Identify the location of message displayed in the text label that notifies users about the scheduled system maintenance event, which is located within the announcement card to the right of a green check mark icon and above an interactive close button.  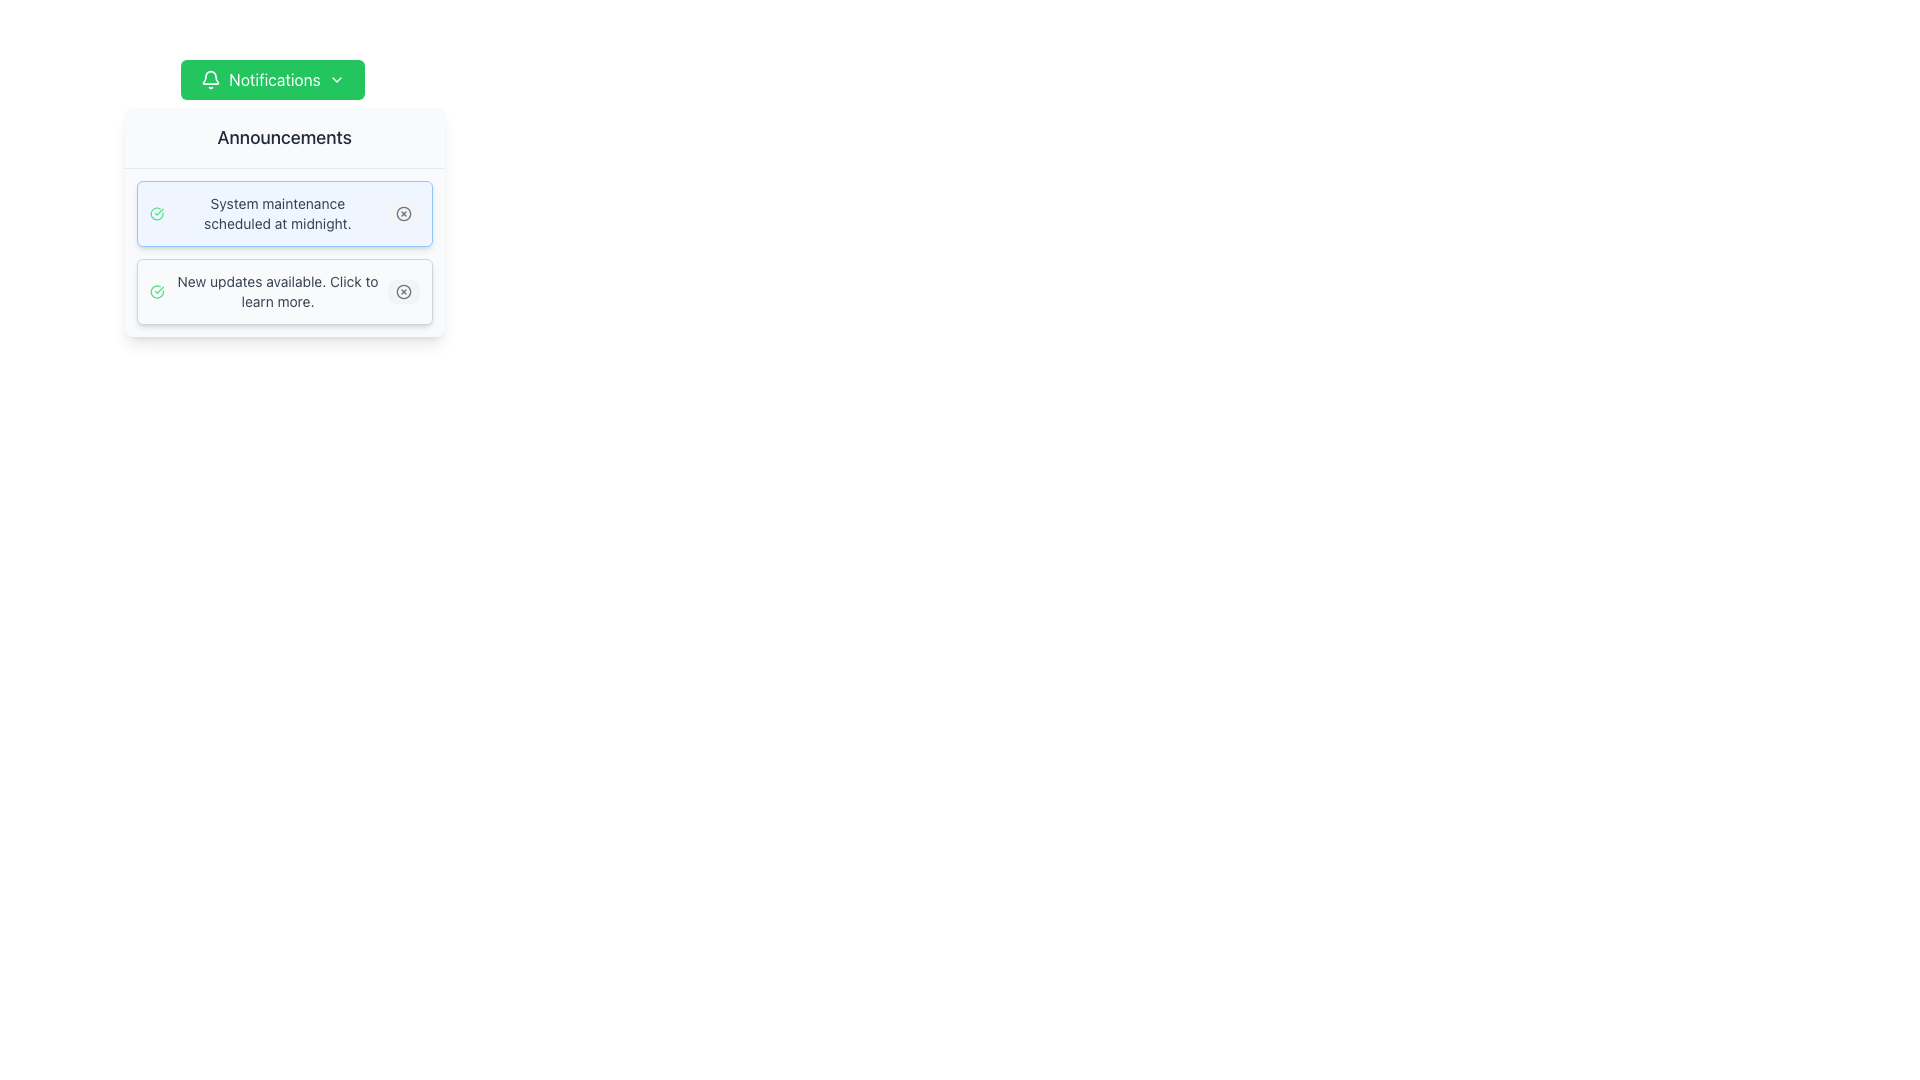
(276, 213).